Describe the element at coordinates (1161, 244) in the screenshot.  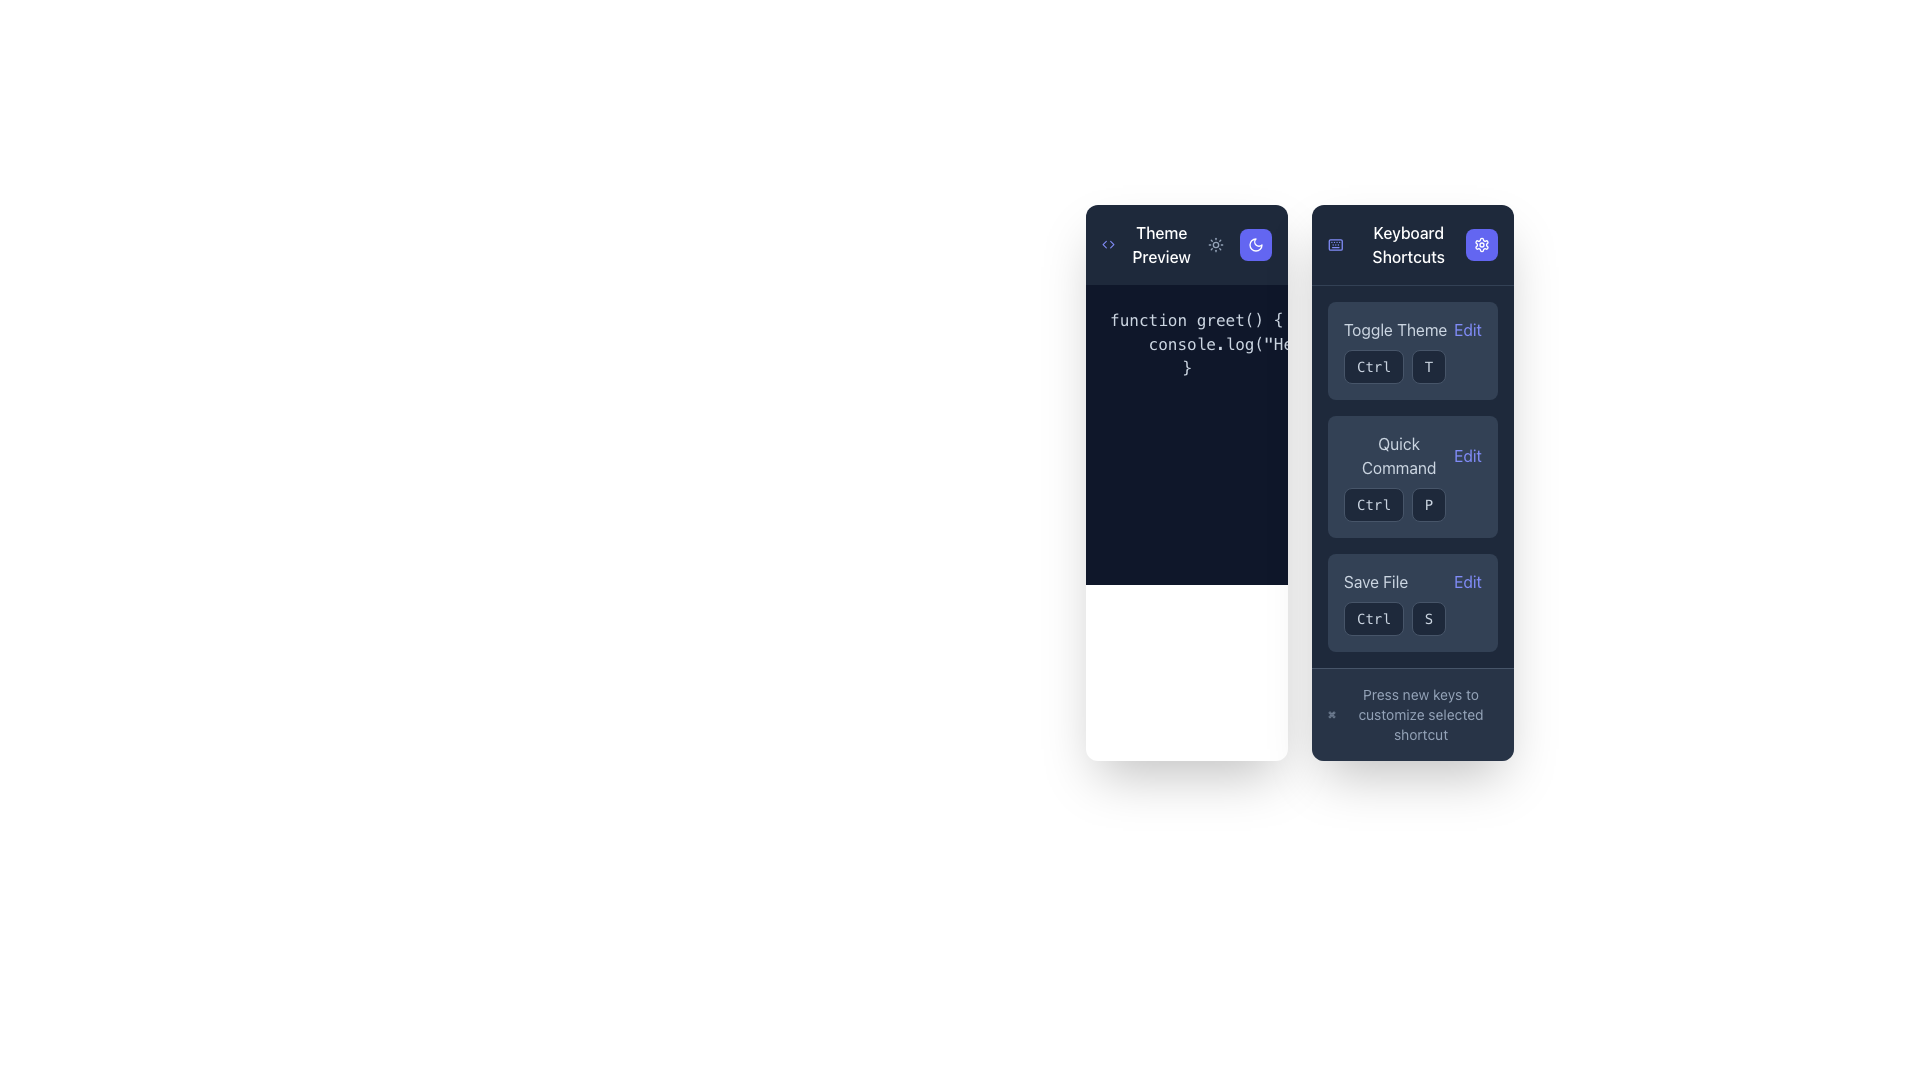
I see `text label 'Theme Preview' which is styled in white font on a dark background, located in the title bar of the left-most card in the interface` at that location.